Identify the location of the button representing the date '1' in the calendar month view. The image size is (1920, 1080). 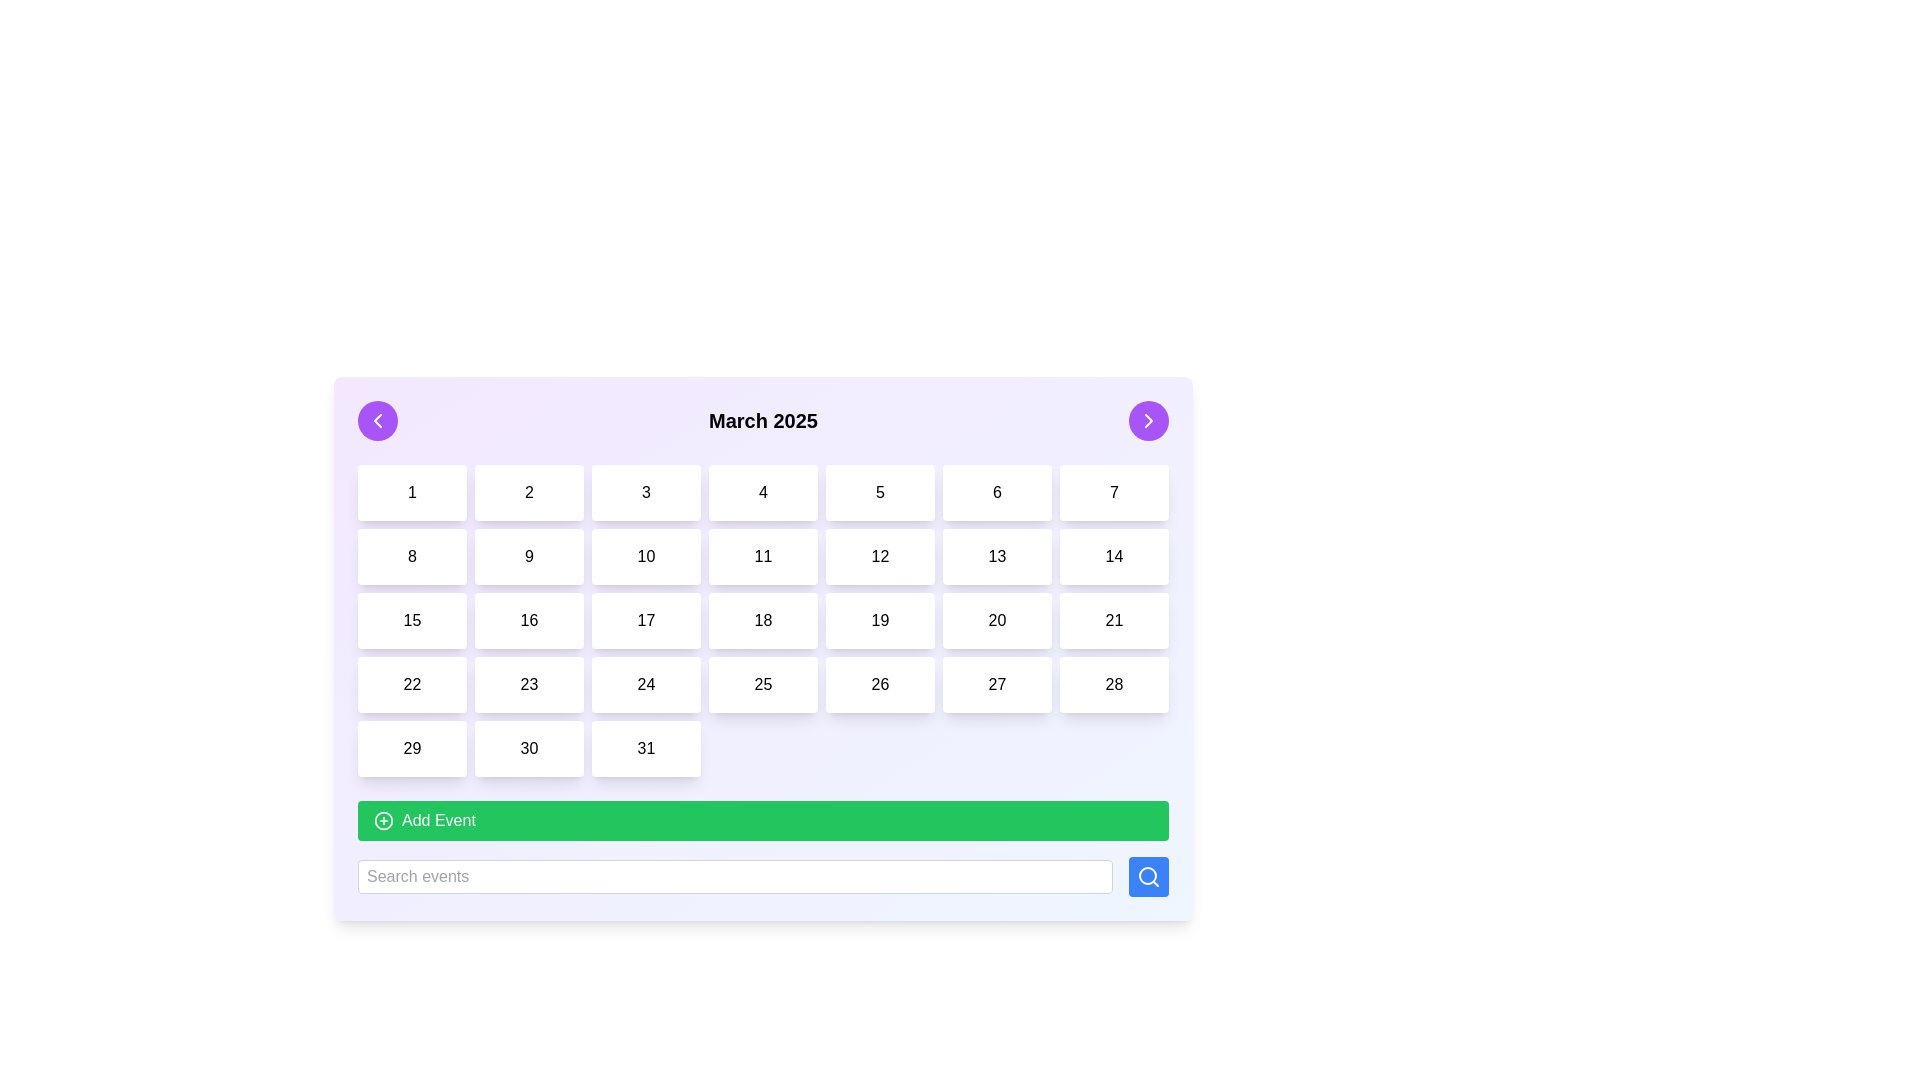
(411, 493).